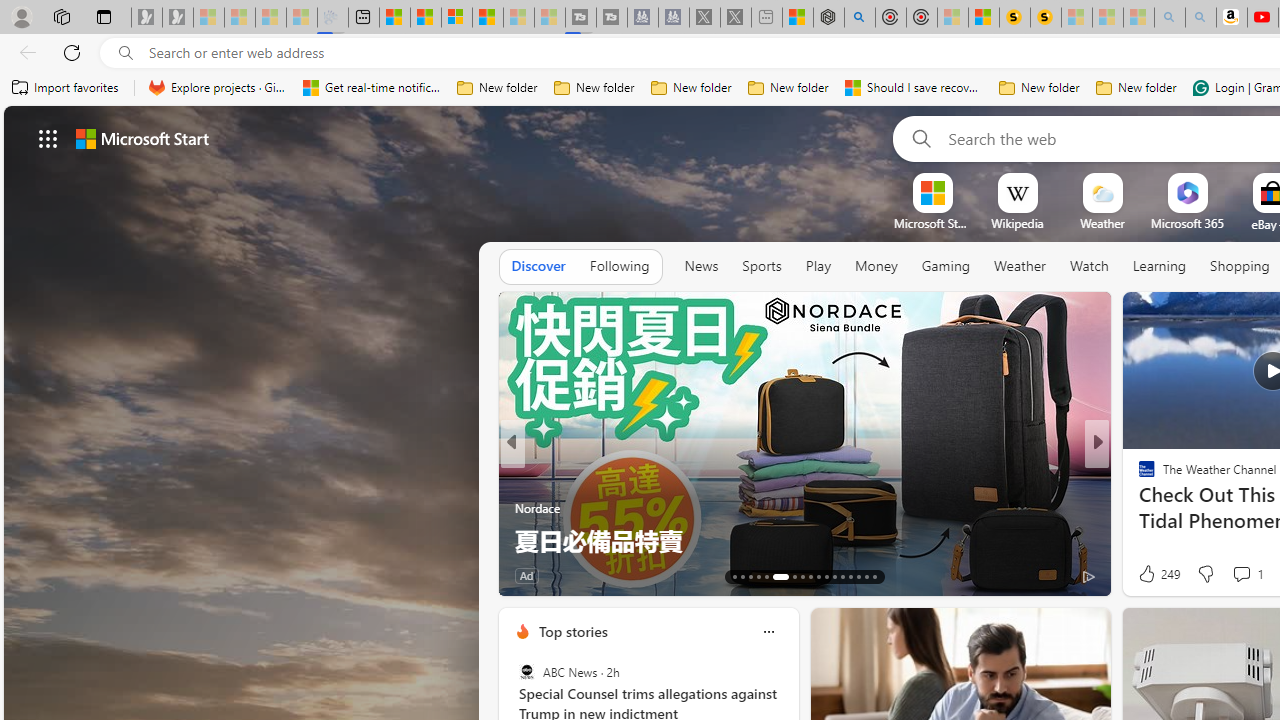  What do you see at coordinates (1234, 575) in the screenshot?
I see `'View comments 366 Comment'` at bounding box center [1234, 575].